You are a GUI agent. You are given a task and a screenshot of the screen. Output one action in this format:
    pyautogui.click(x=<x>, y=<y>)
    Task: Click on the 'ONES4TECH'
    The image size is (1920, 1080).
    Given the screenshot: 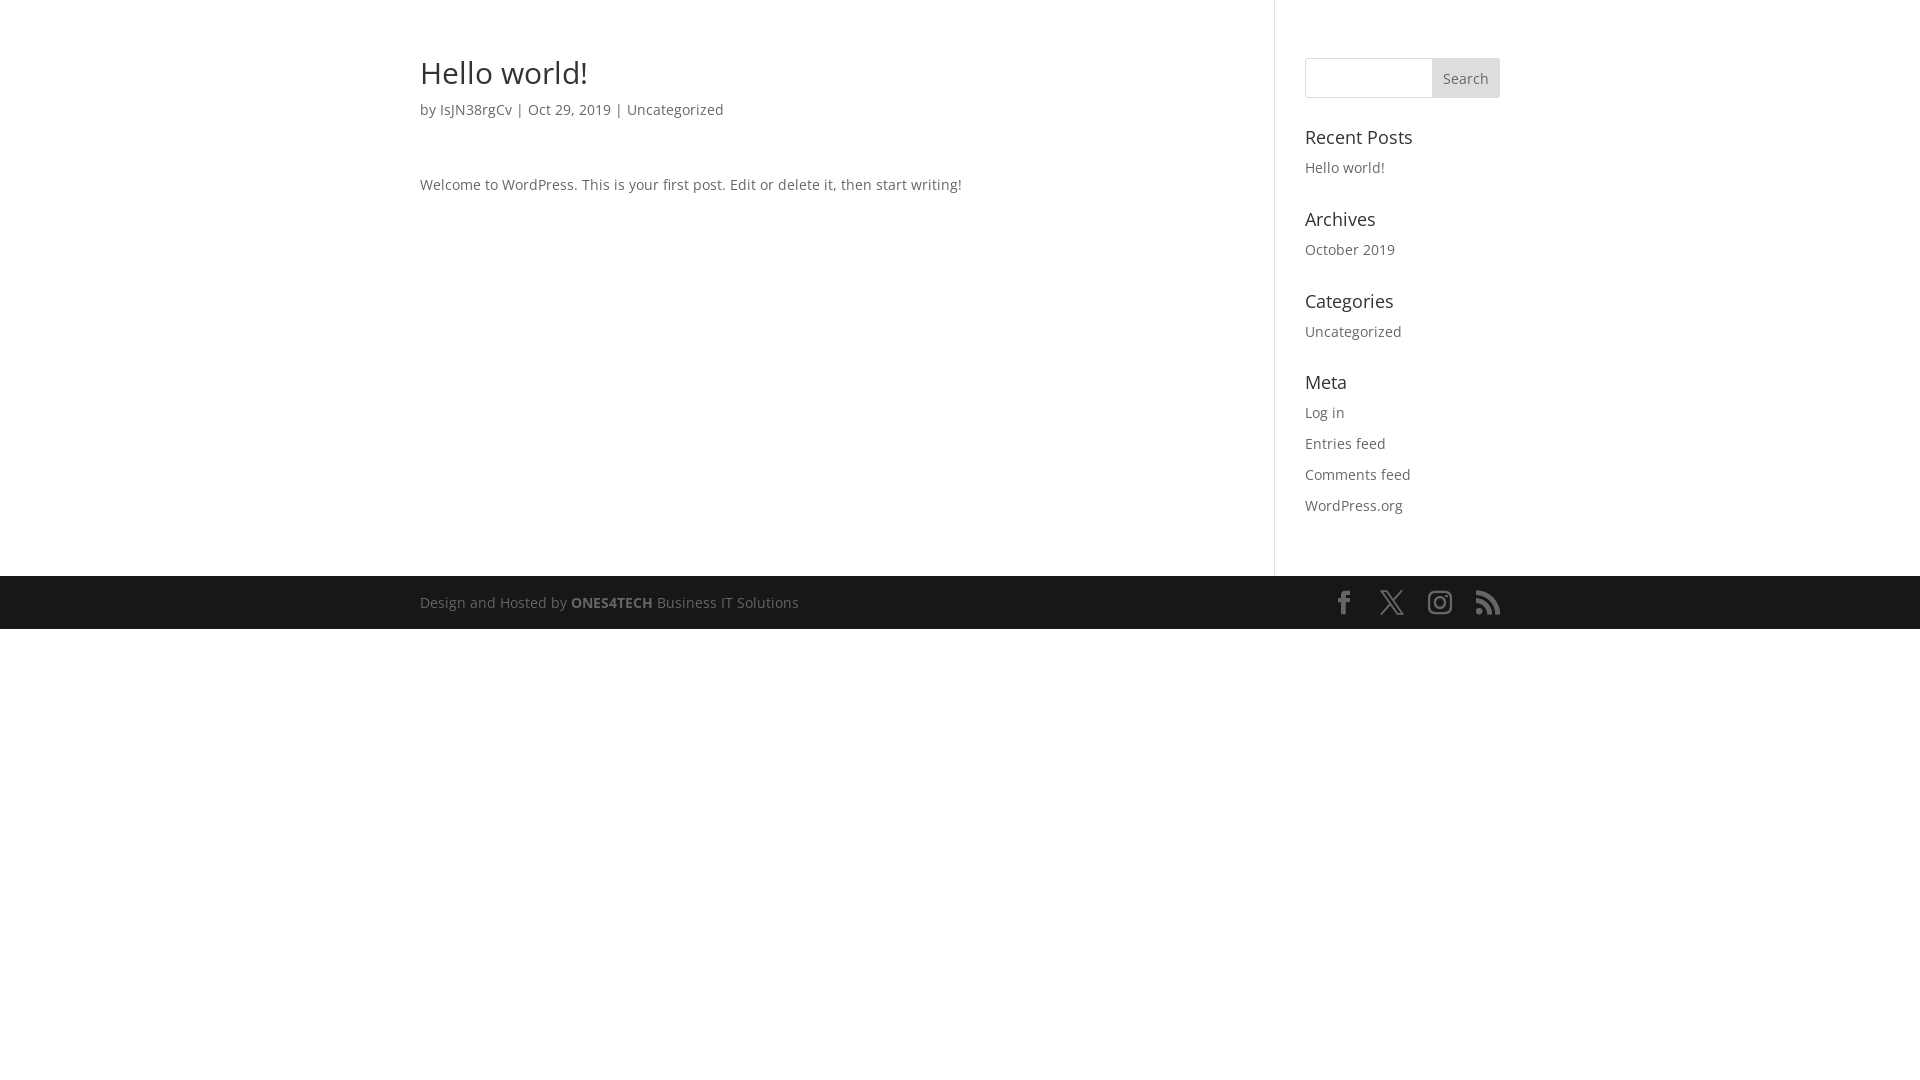 What is the action you would take?
    pyautogui.click(x=570, y=601)
    